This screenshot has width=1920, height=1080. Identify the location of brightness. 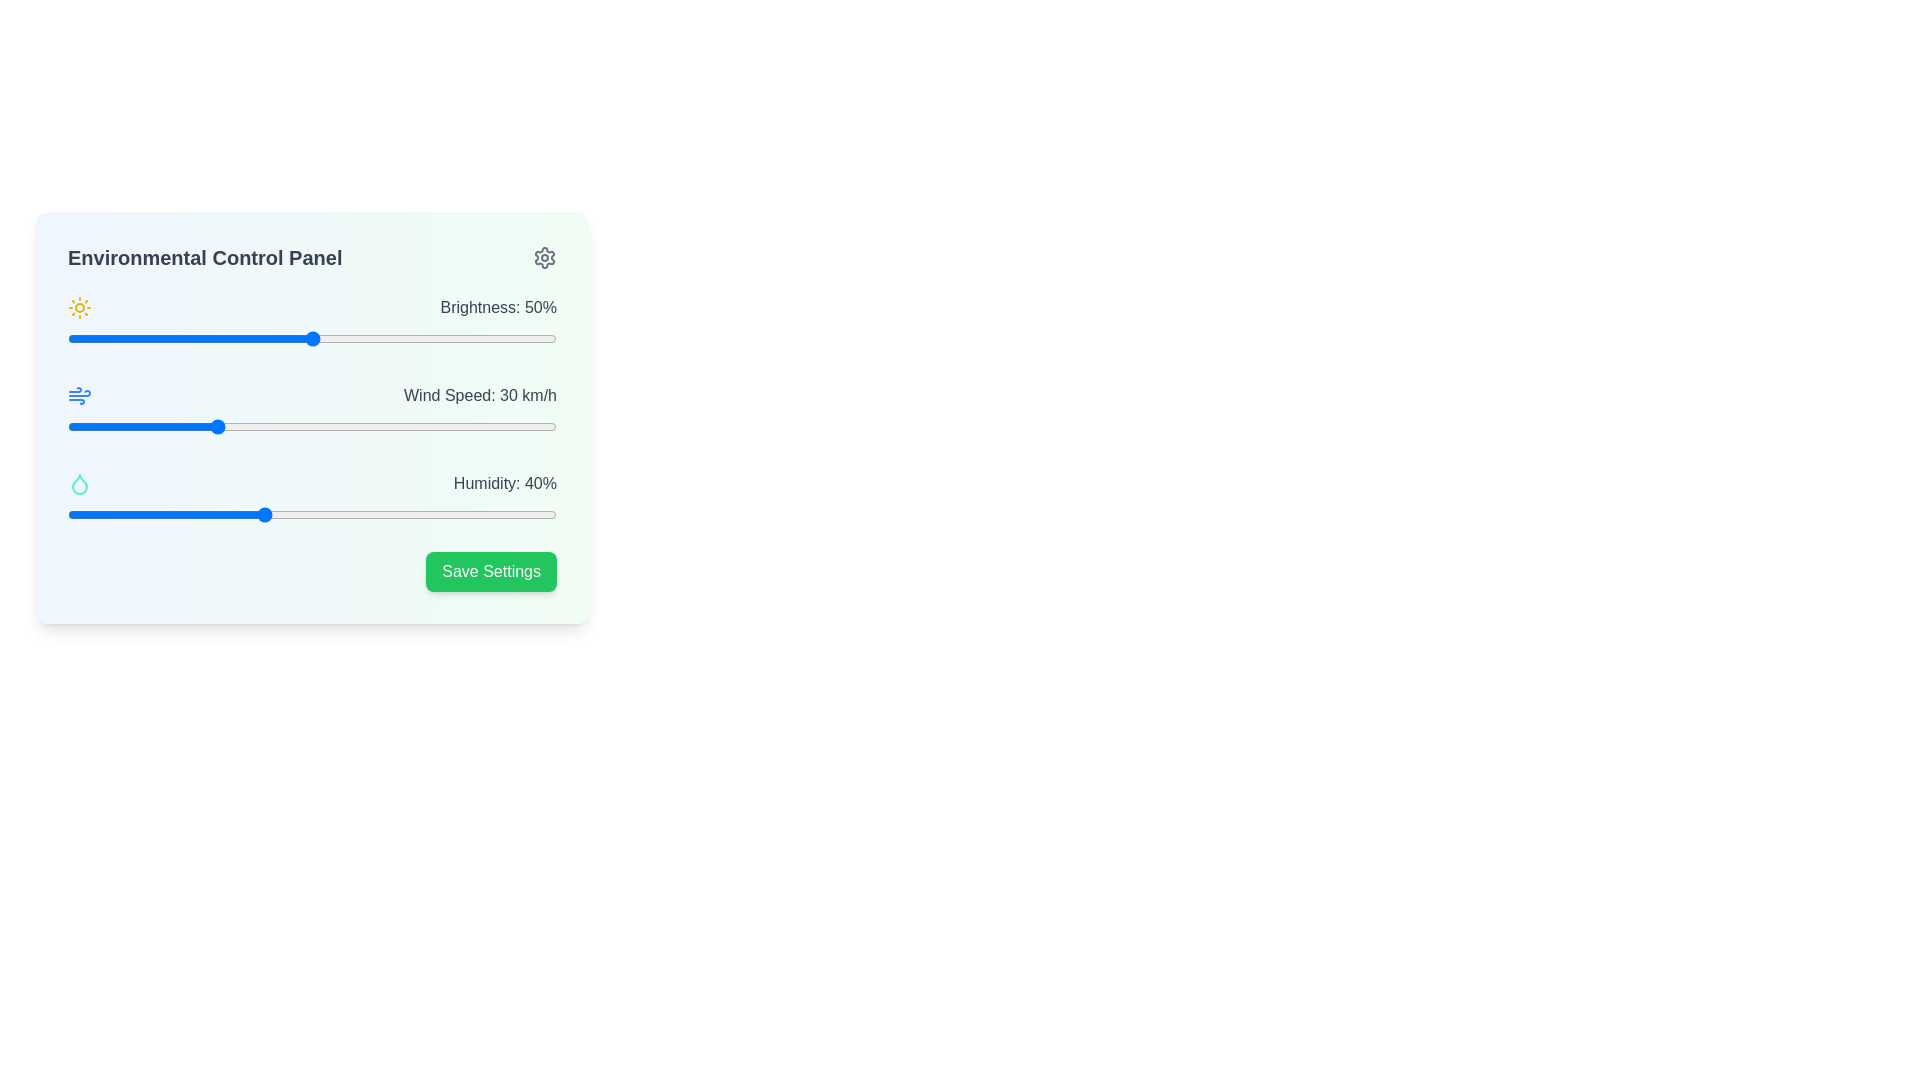
(160, 338).